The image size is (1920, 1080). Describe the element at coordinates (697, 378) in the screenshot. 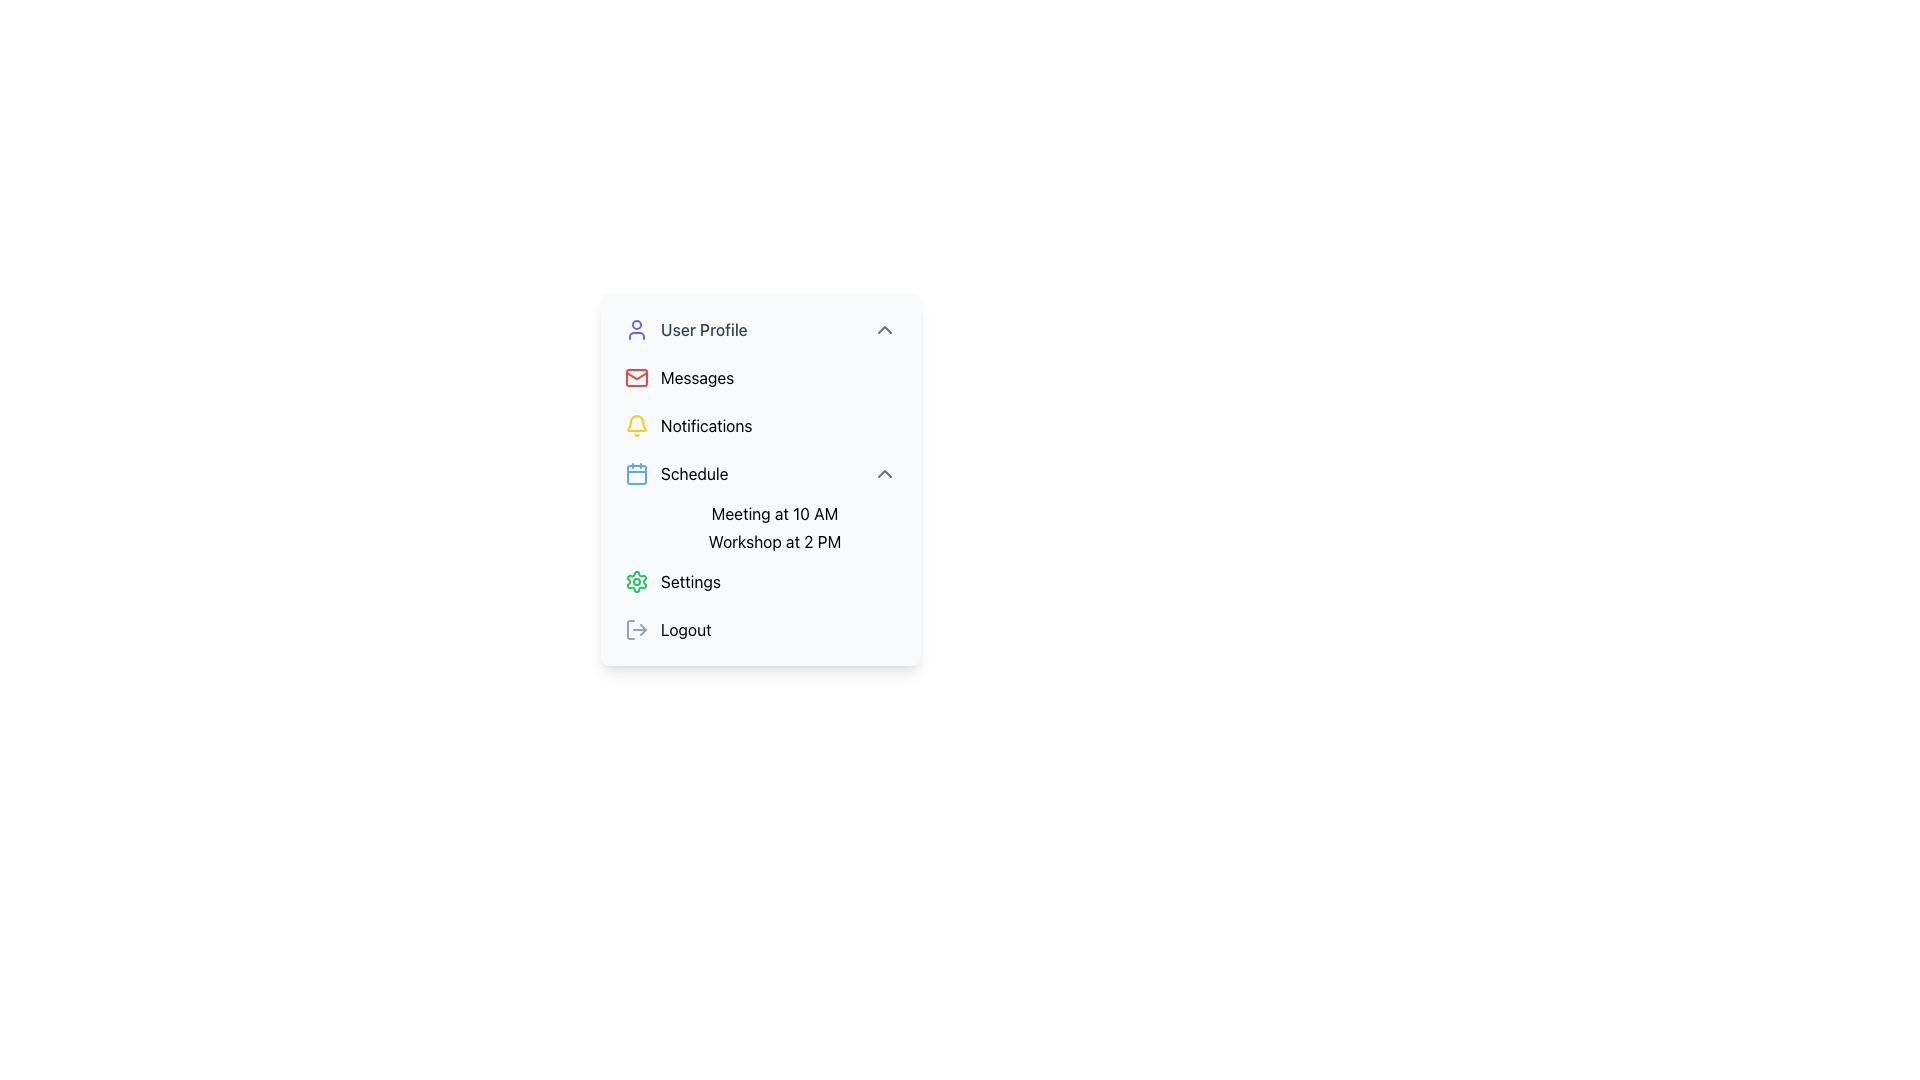

I see `text label that describes the menu item for navigating to the Messages-related interface, positioned between the 'User Profile' and 'Notifications' items in the vertical navigation menu` at that location.